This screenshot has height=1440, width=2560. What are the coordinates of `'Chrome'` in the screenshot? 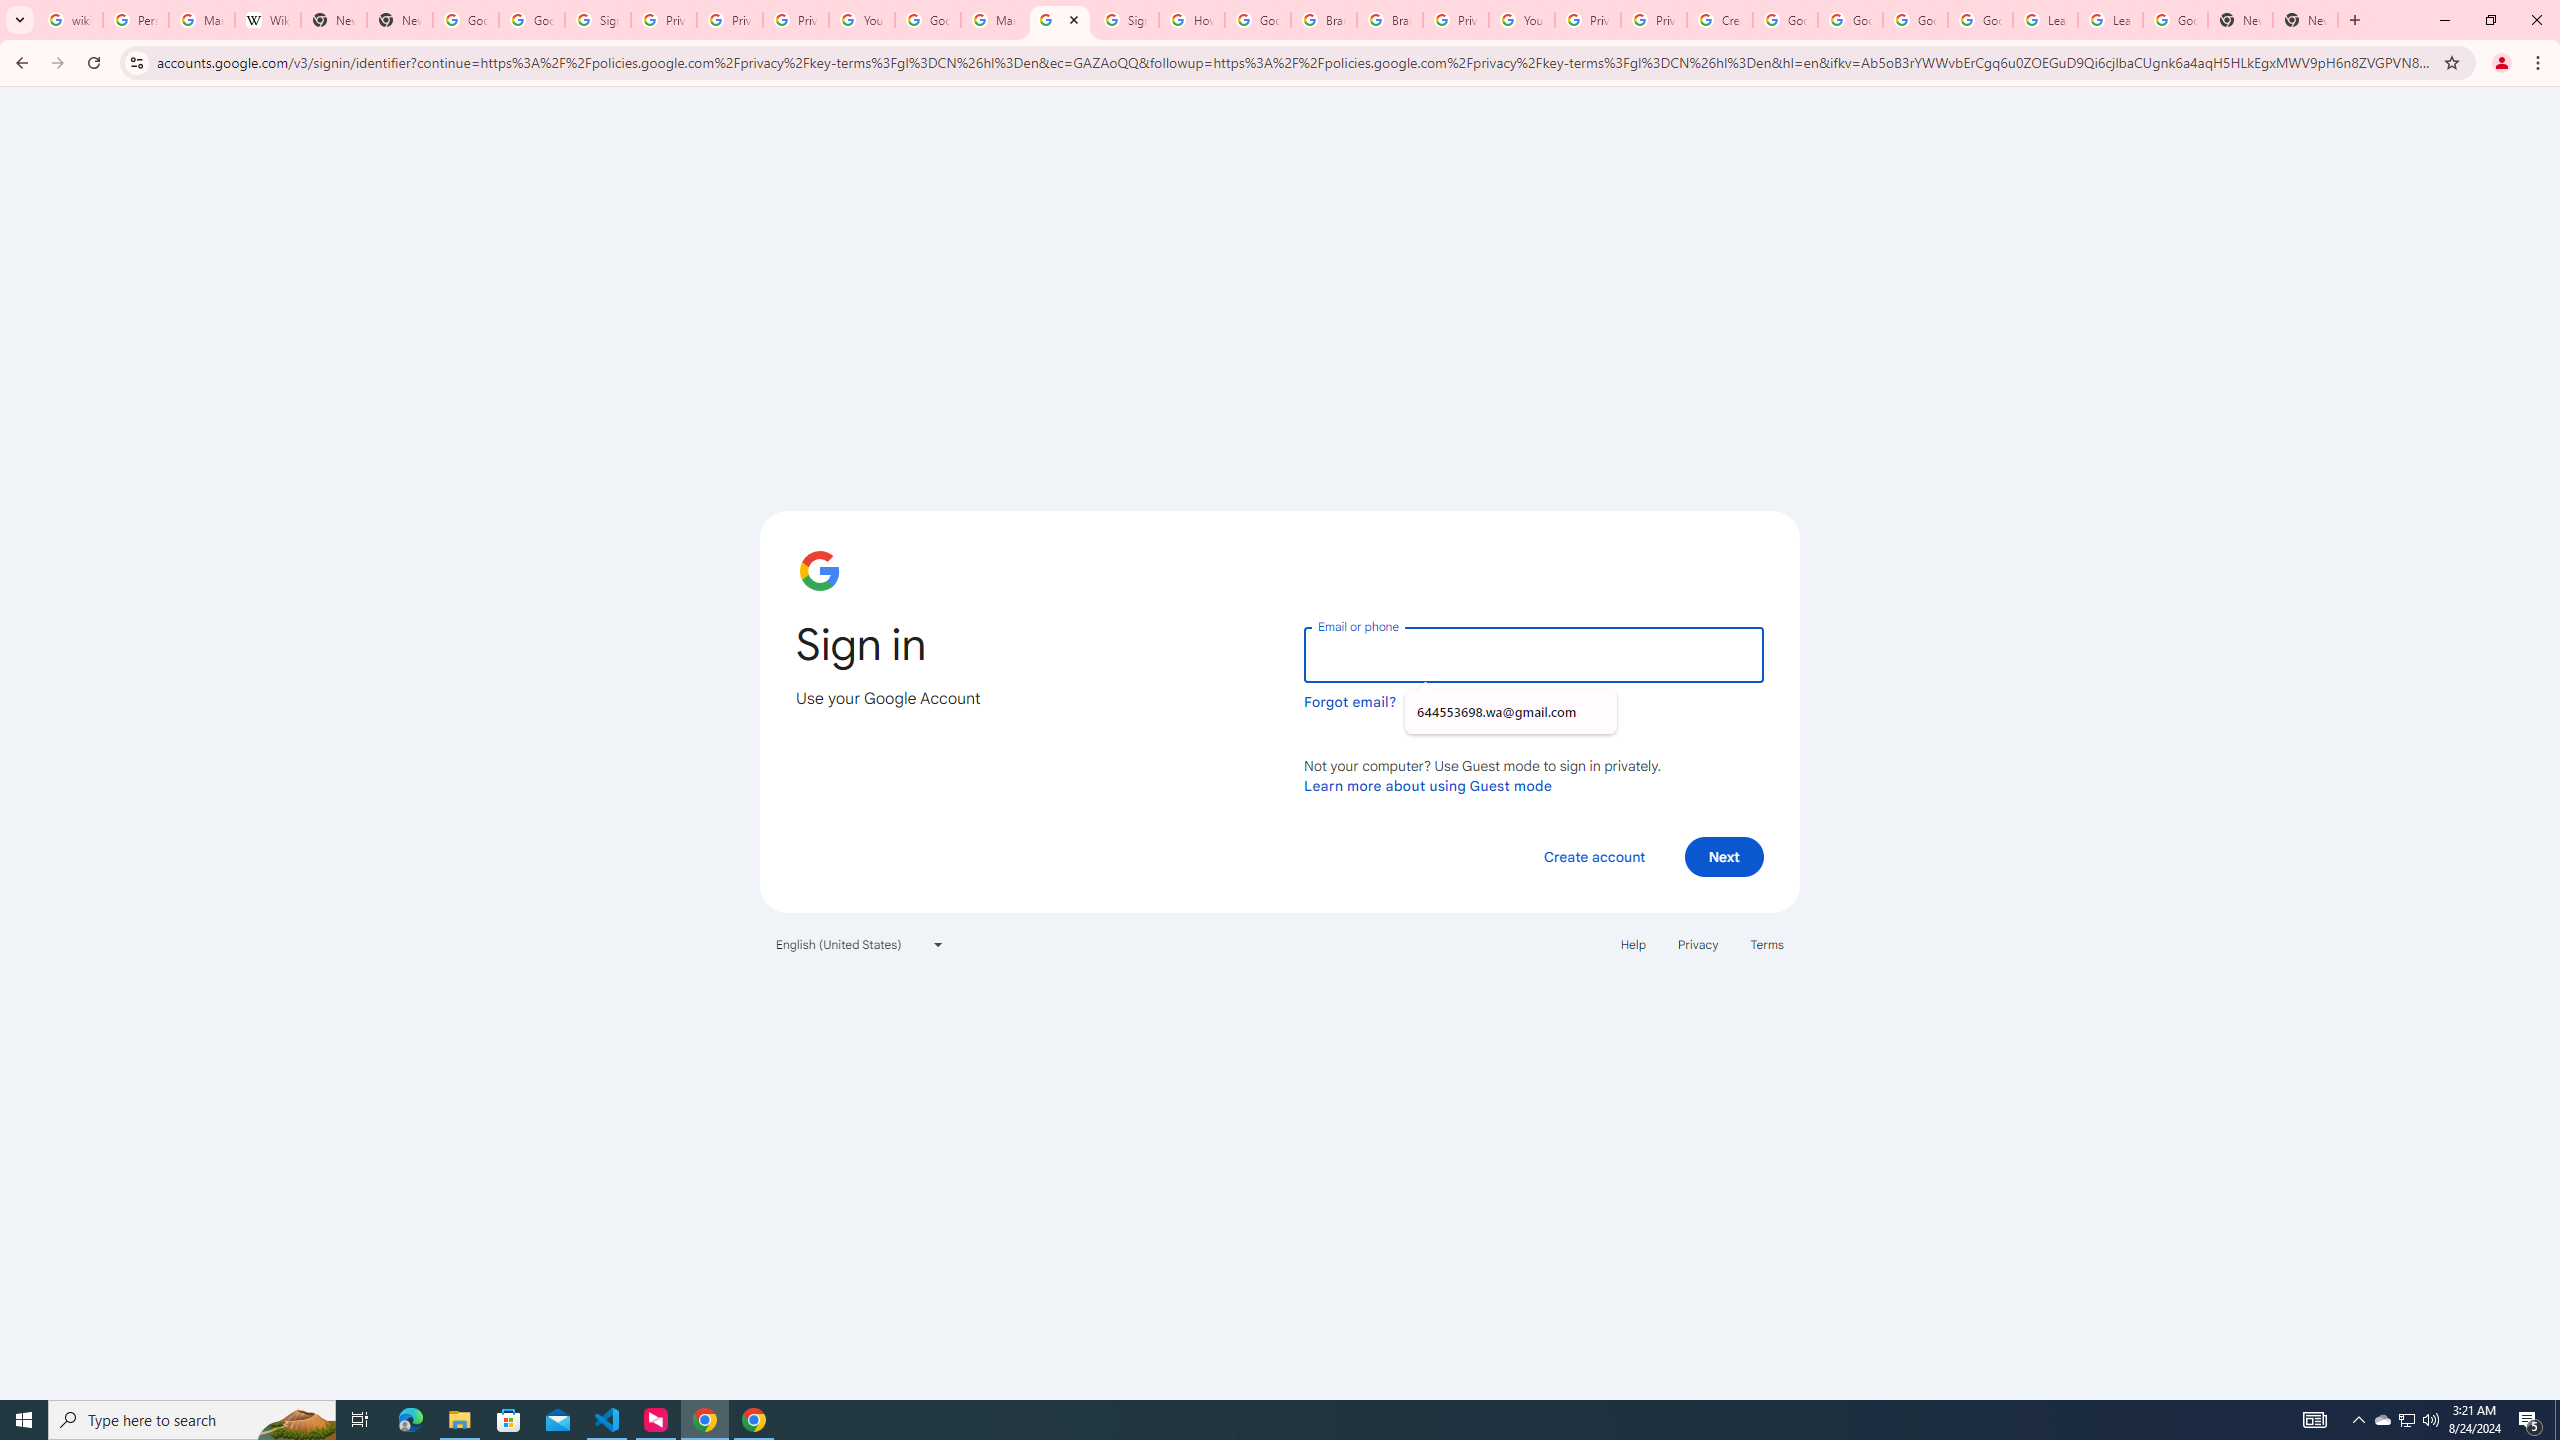 It's located at (2539, 62).